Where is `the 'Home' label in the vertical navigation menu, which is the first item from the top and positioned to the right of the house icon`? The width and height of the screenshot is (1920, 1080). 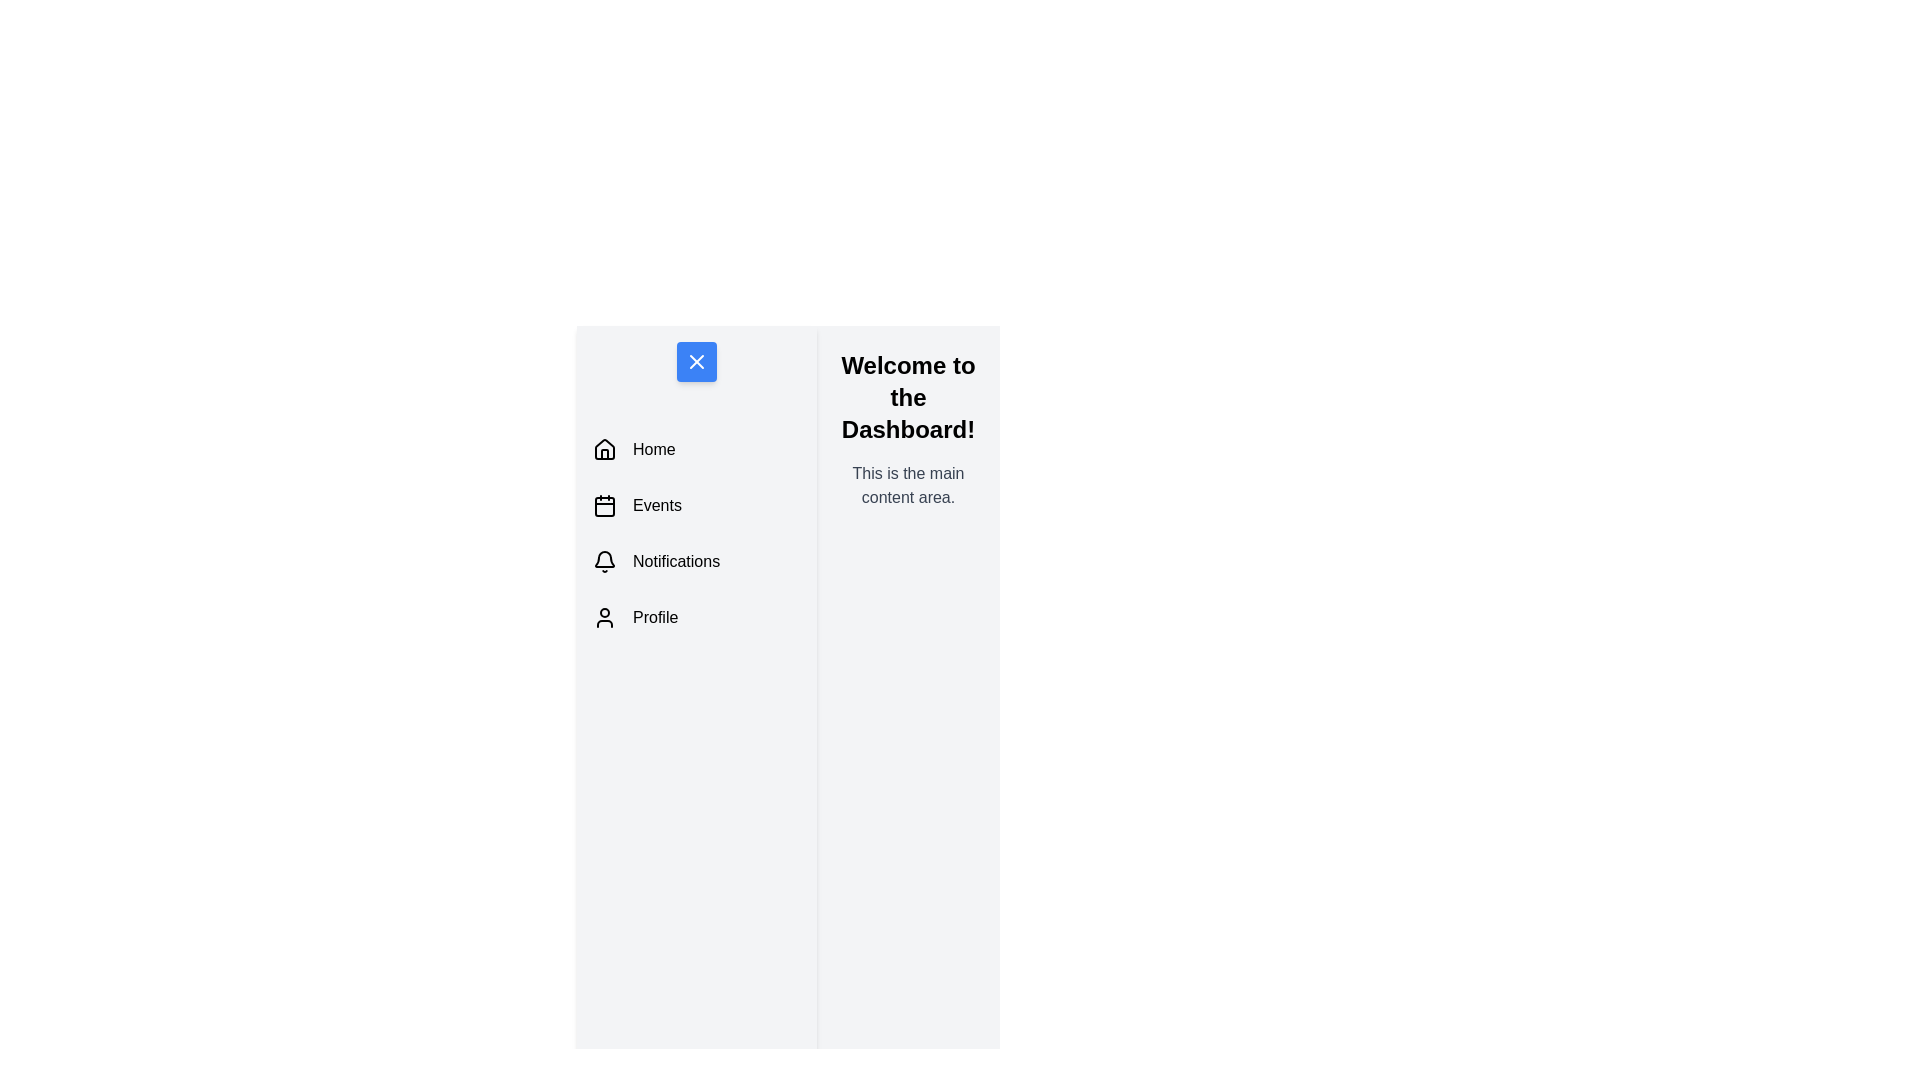
the 'Home' label in the vertical navigation menu, which is the first item from the top and positioned to the right of the house icon is located at coordinates (654, 450).